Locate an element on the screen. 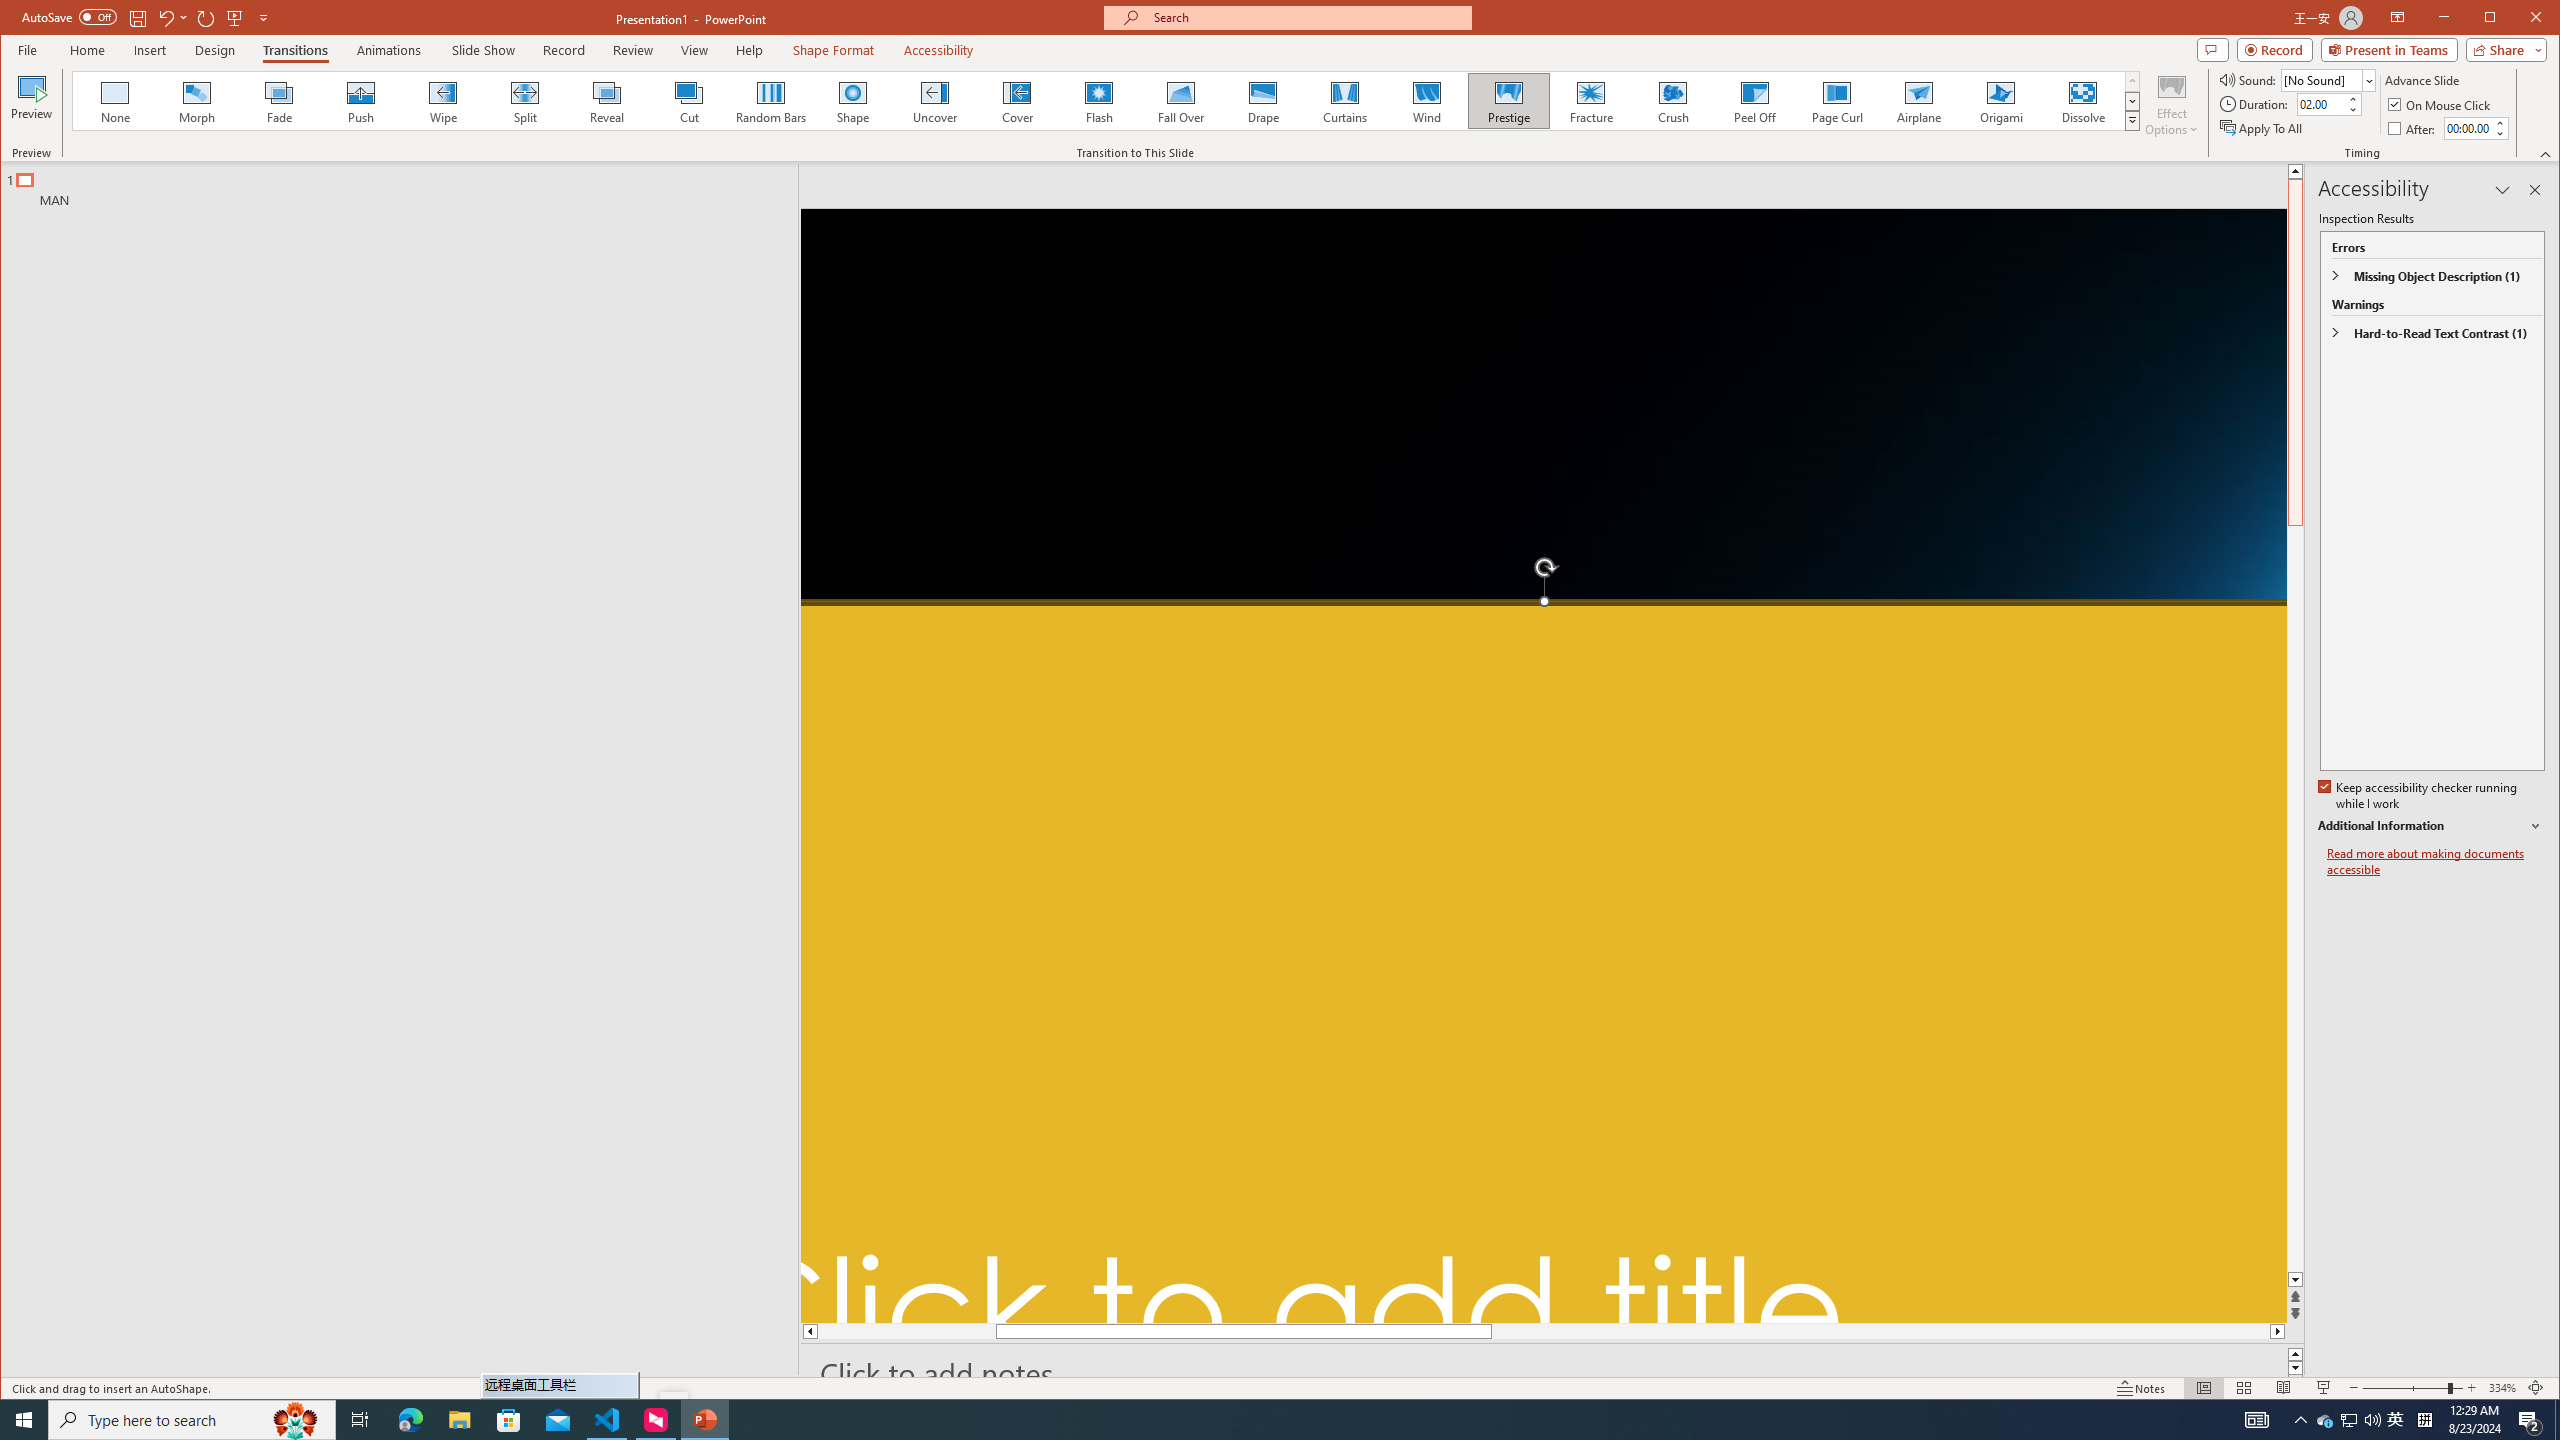  'Q2790: 100%' is located at coordinates (2372, 1418).